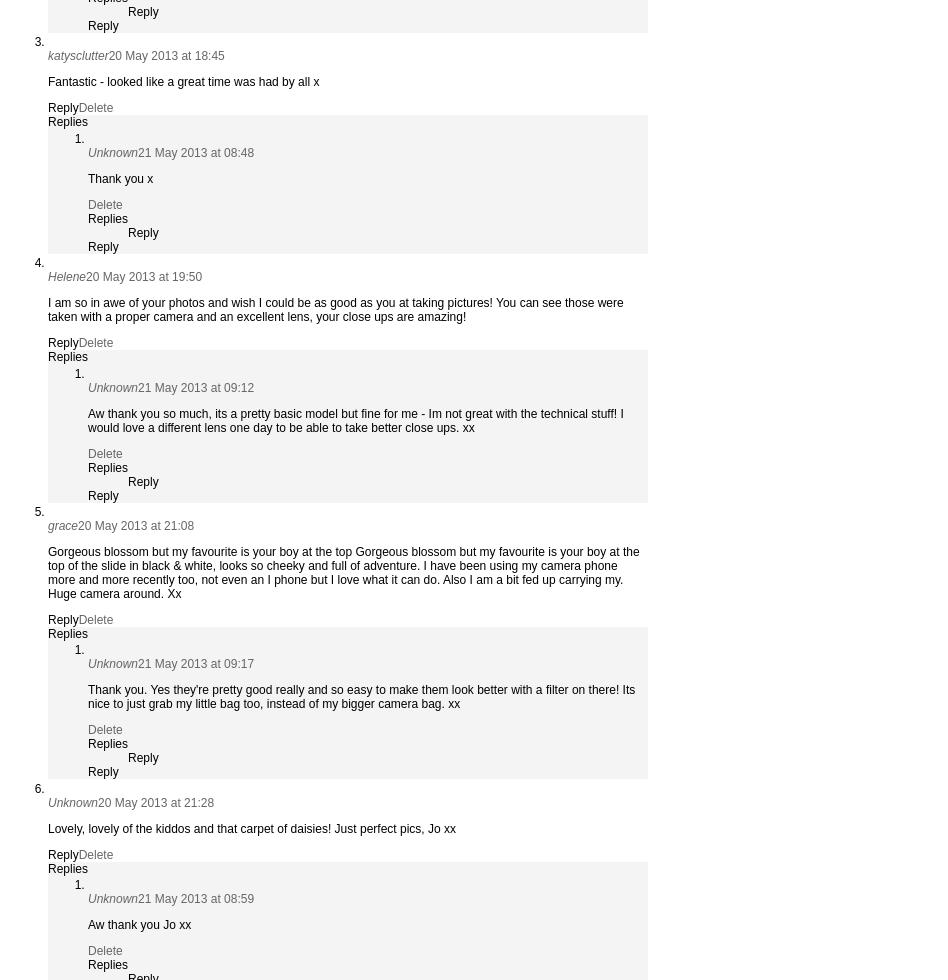 The height and width of the screenshot is (980, 948). What do you see at coordinates (251, 828) in the screenshot?
I see `'Lovely, lovely of the kiddos and that carpet of daisies! Just perfect pics, Jo xx'` at bounding box center [251, 828].